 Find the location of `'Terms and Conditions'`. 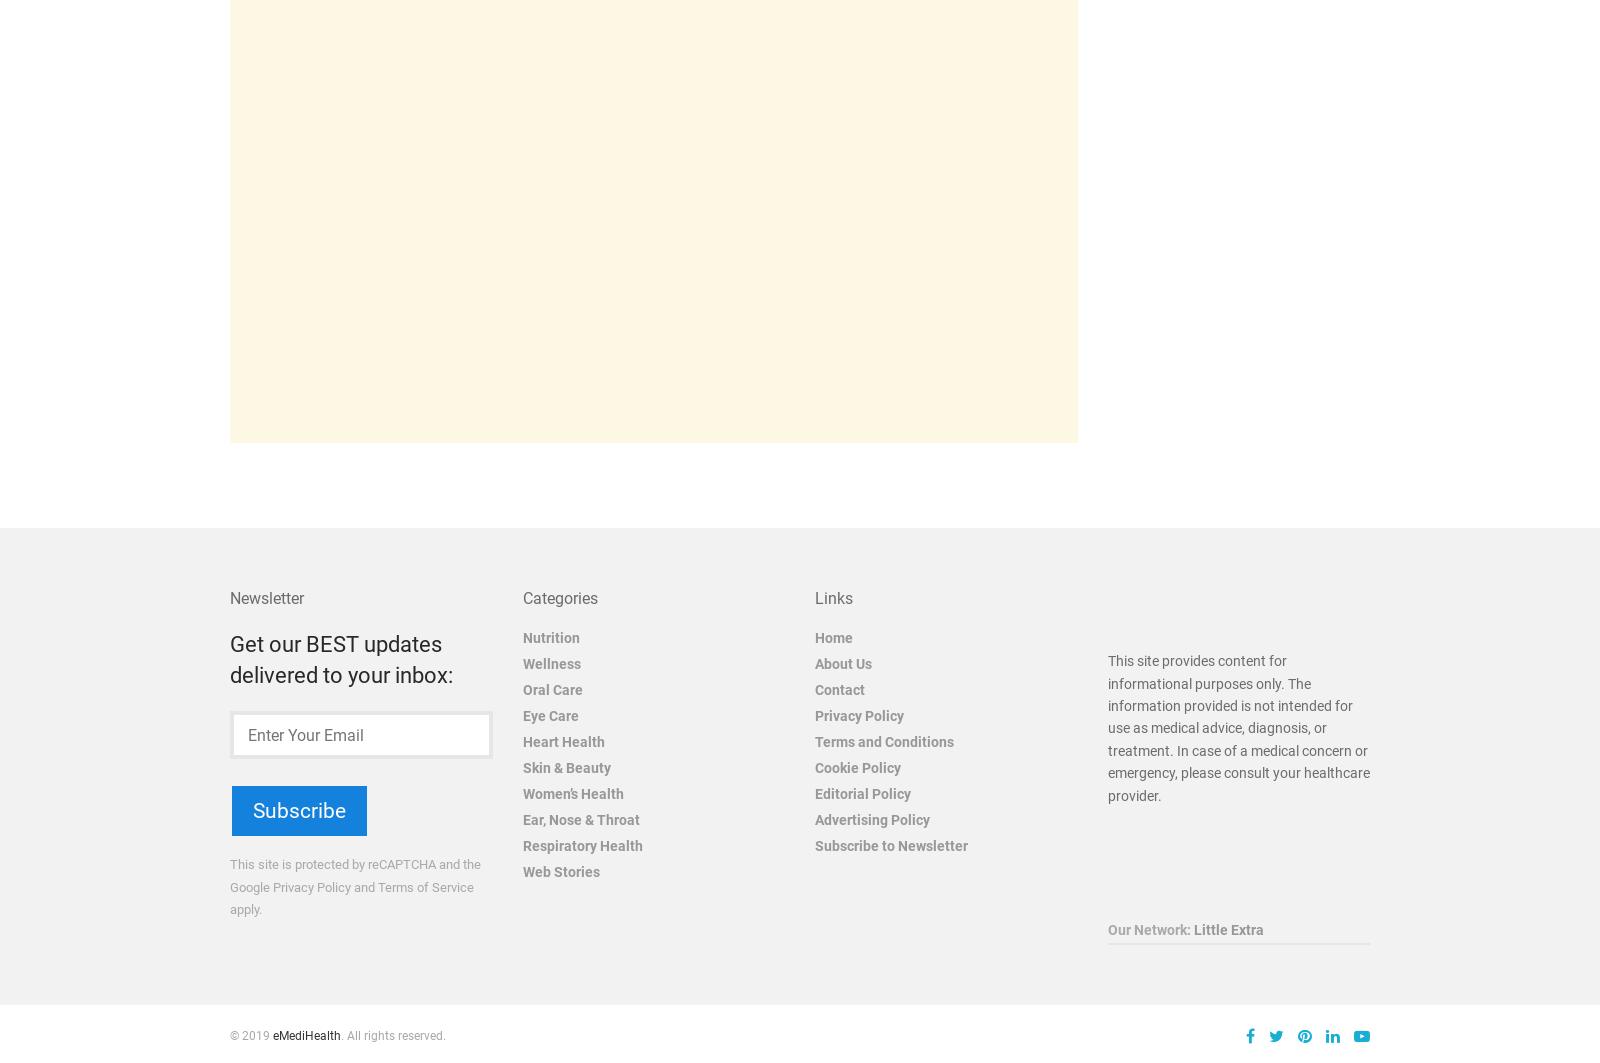

'Terms and Conditions' is located at coordinates (883, 740).